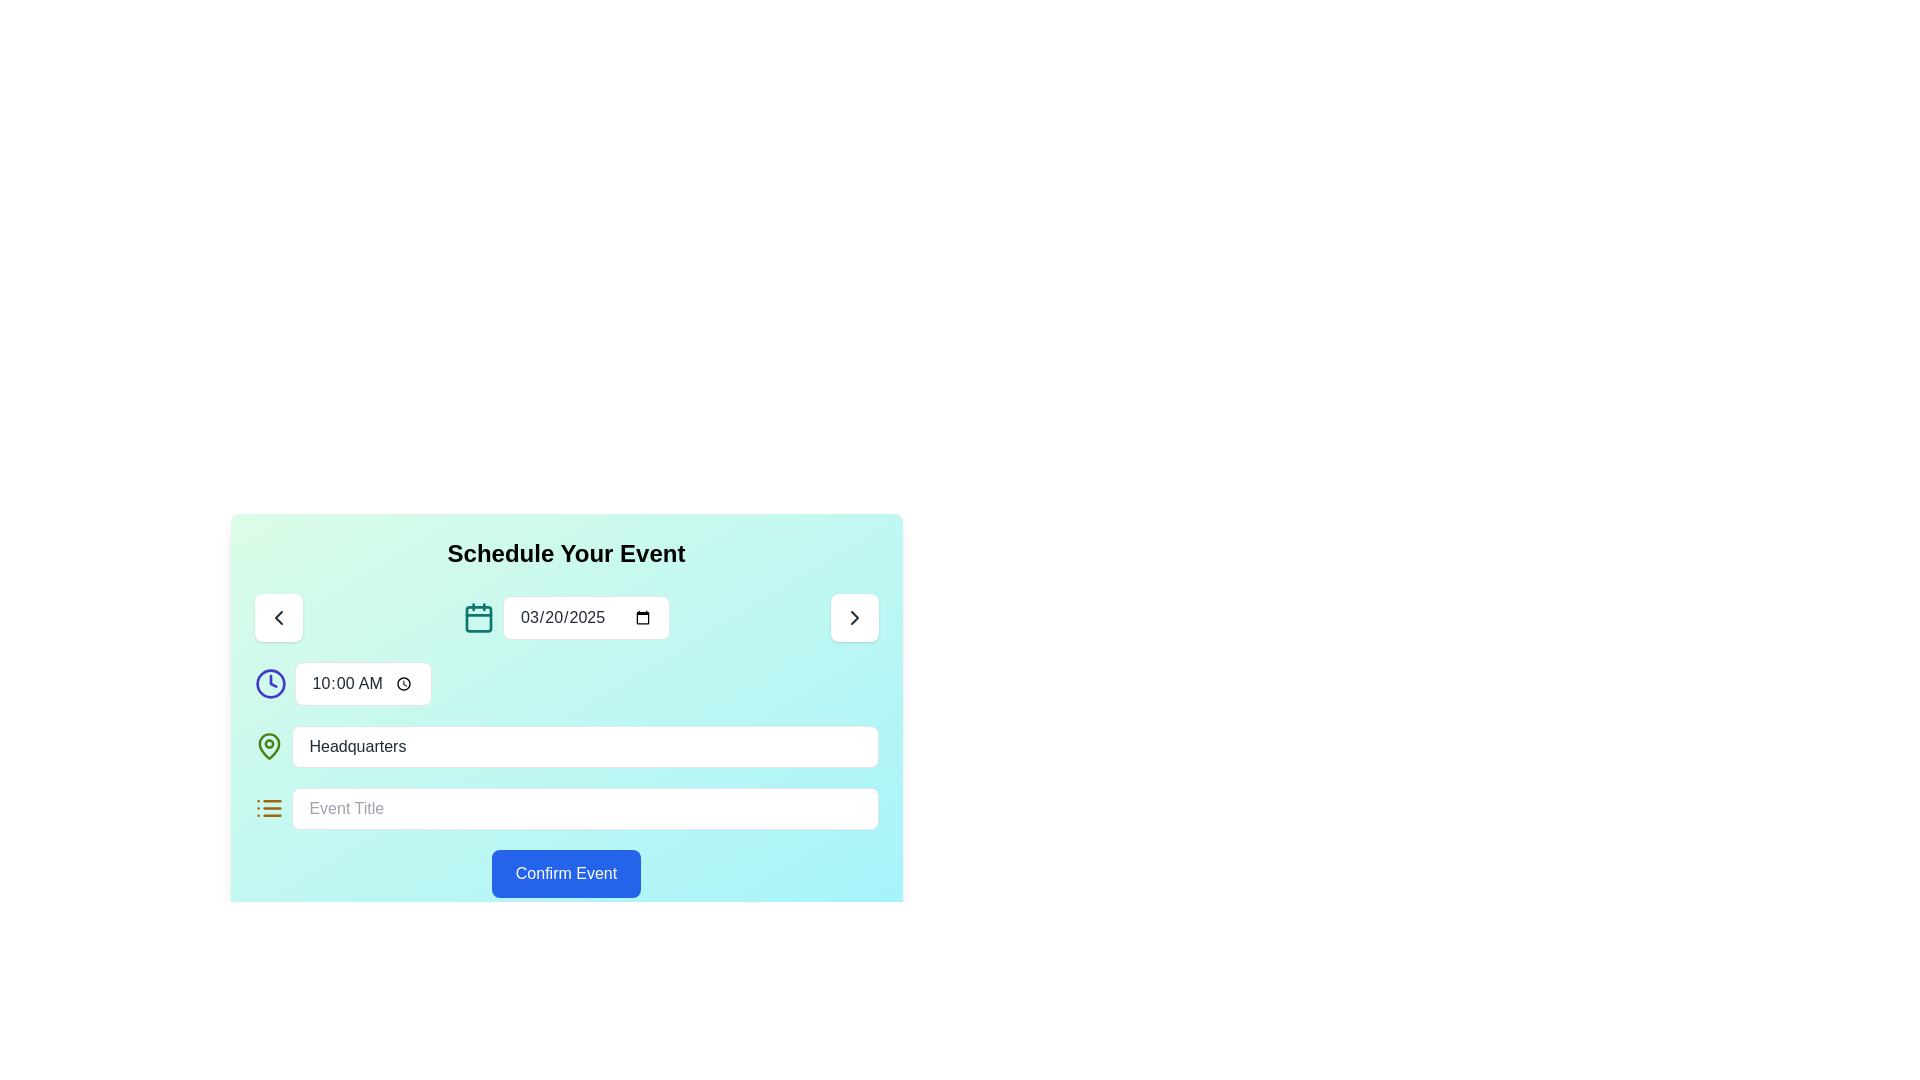 The width and height of the screenshot is (1920, 1080). What do you see at coordinates (478, 617) in the screenshot?
I see `the icon button located below the title 'Schedule Your Event'` at bounding box center [478, 617].